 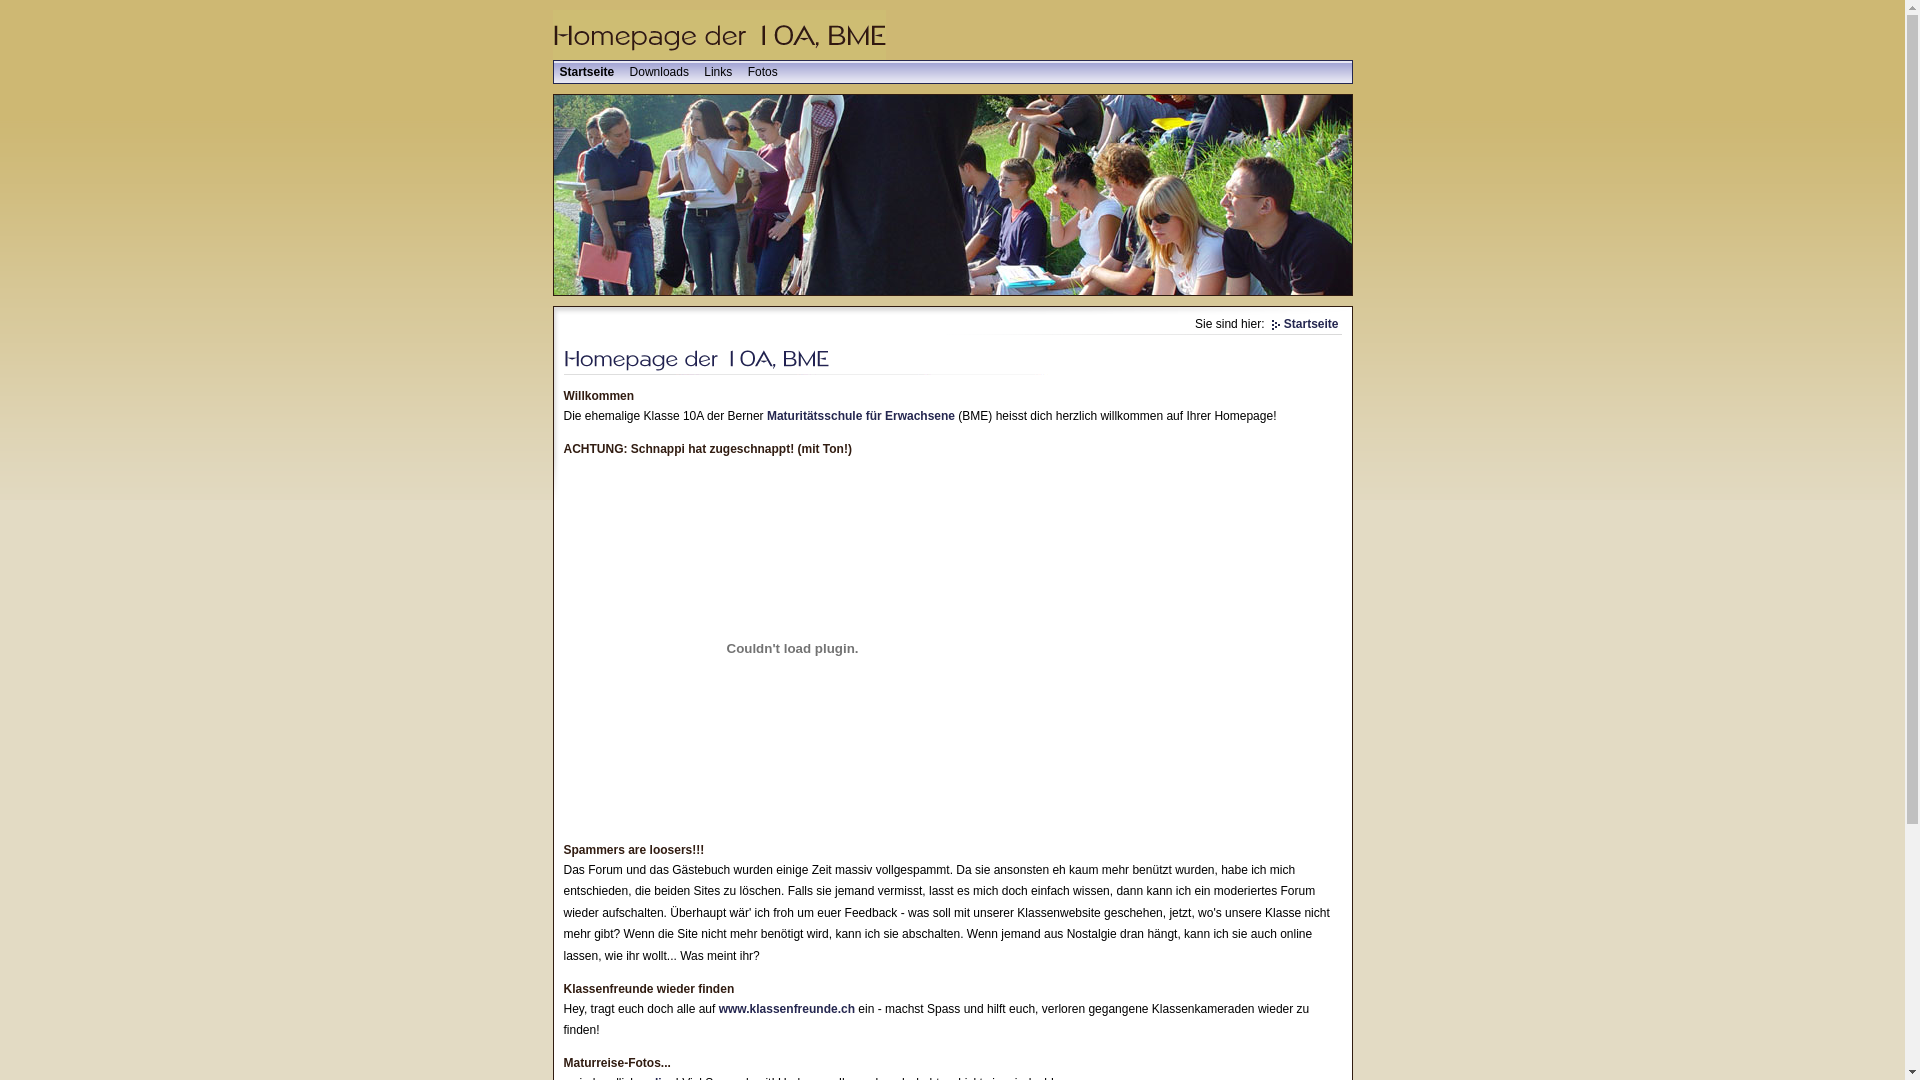 I want to click on 'Fotos', so click(x=762, y=71).